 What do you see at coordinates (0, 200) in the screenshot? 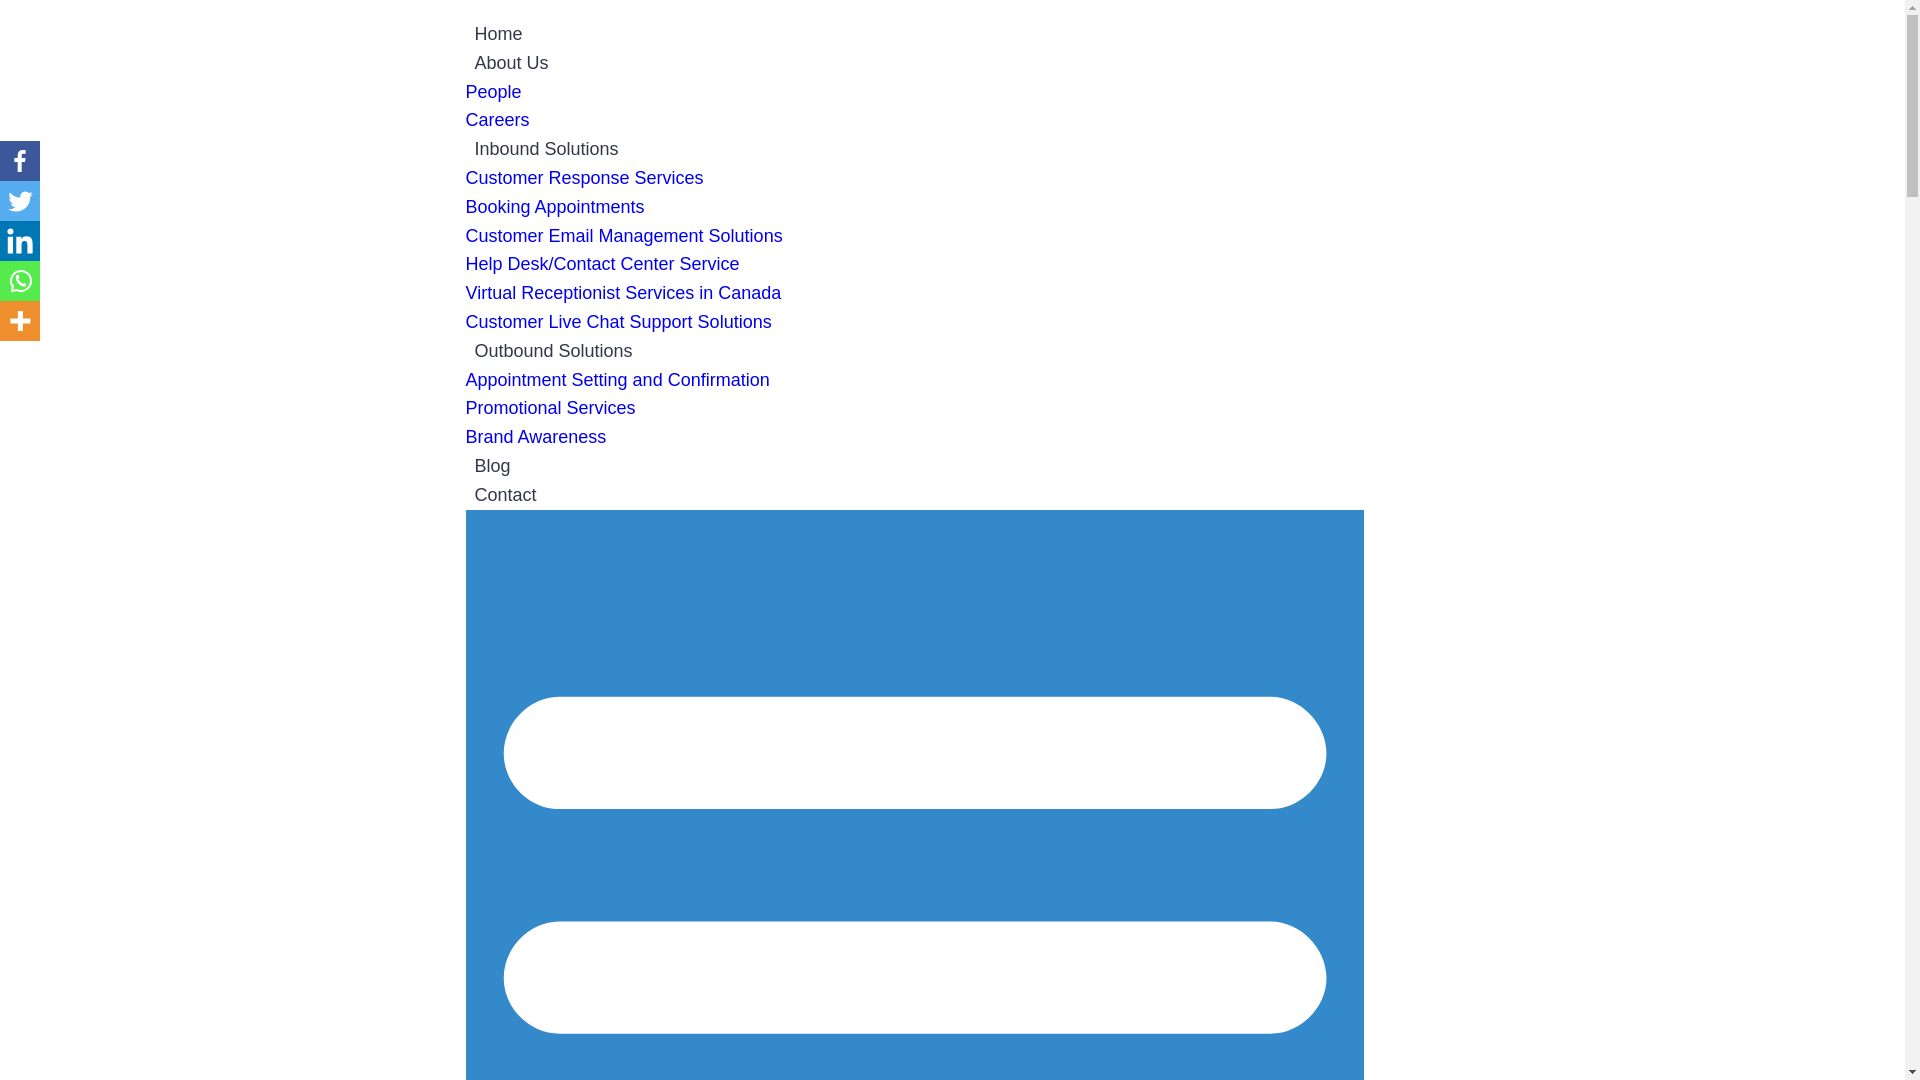
I see `'Twitter'` at bounding box center [0, 200].